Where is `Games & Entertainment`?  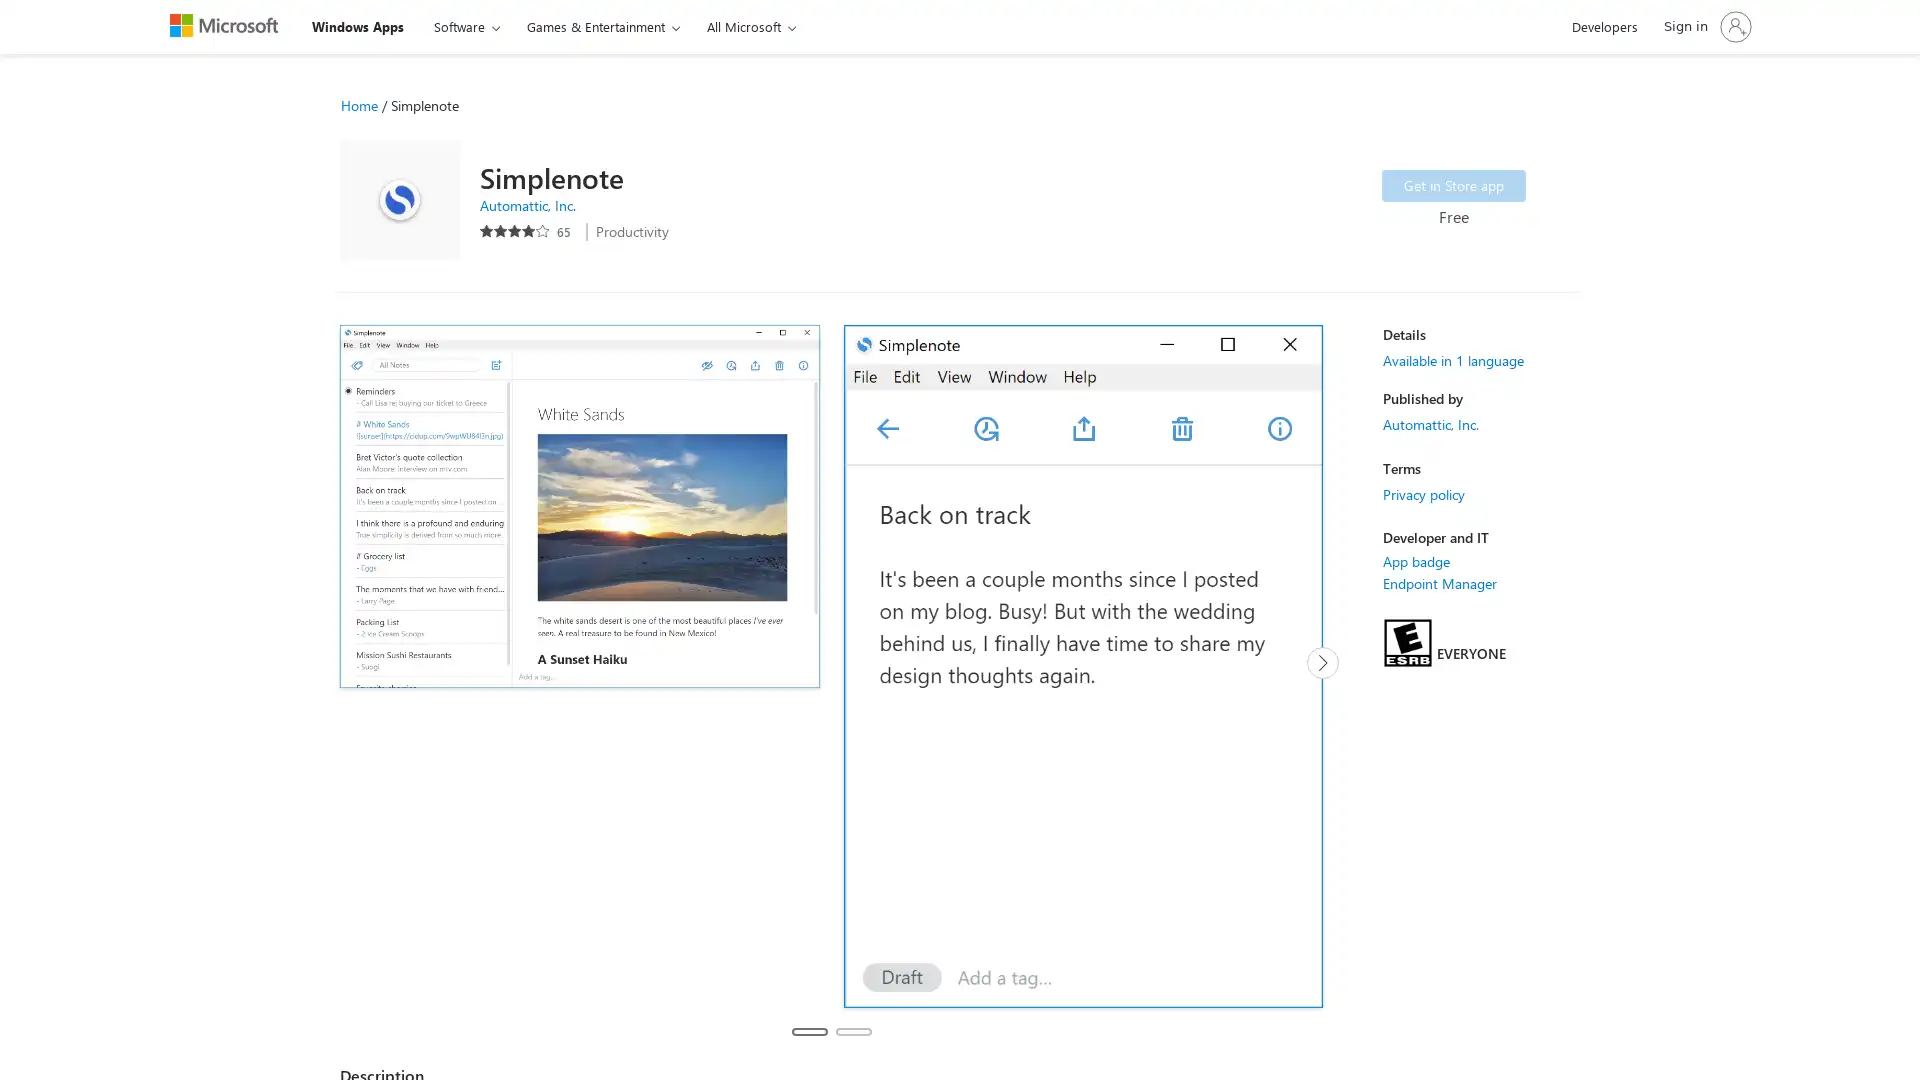 Games & Entertainment is located at coordinates (602, 26).